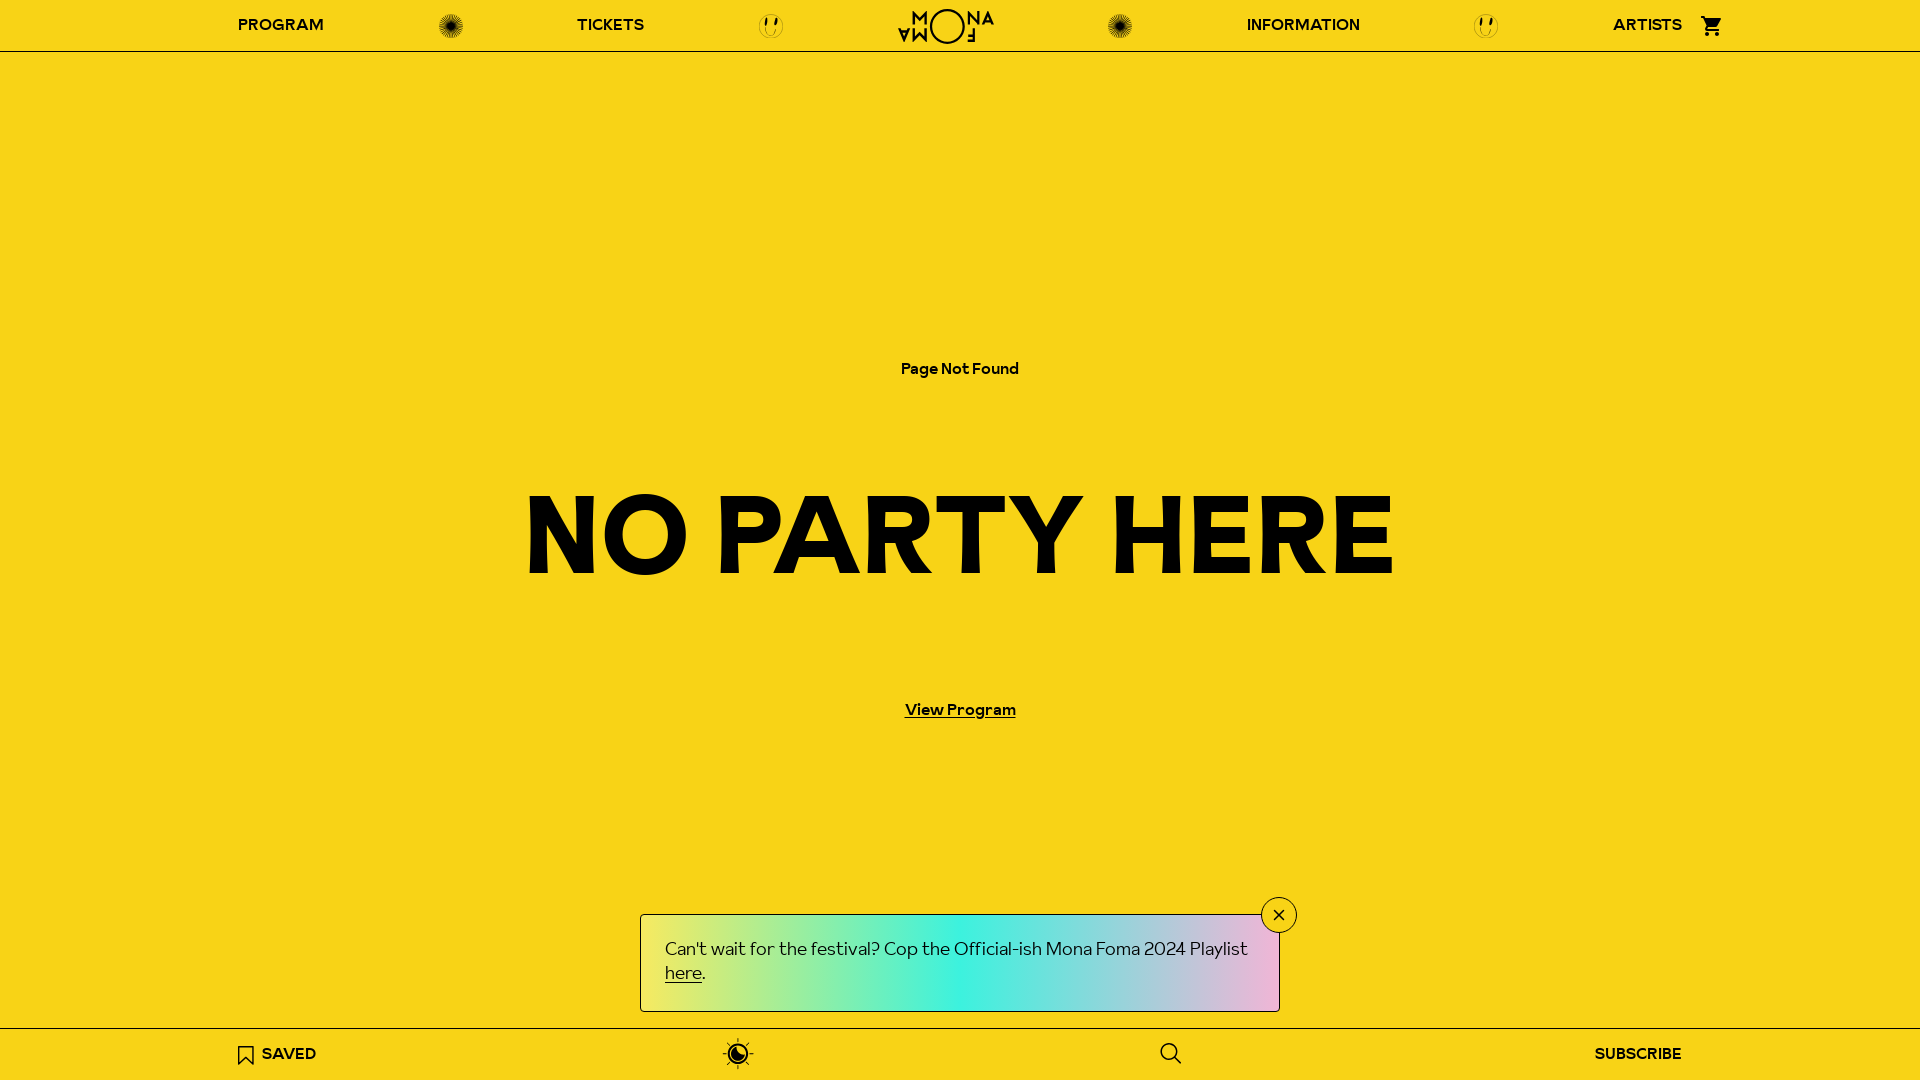 Image resolution: width=1920 pixels, height=1080 pixels. Describe the element at coordinates (958, 709) in the screenshot. I see `'View Program'` at that location.